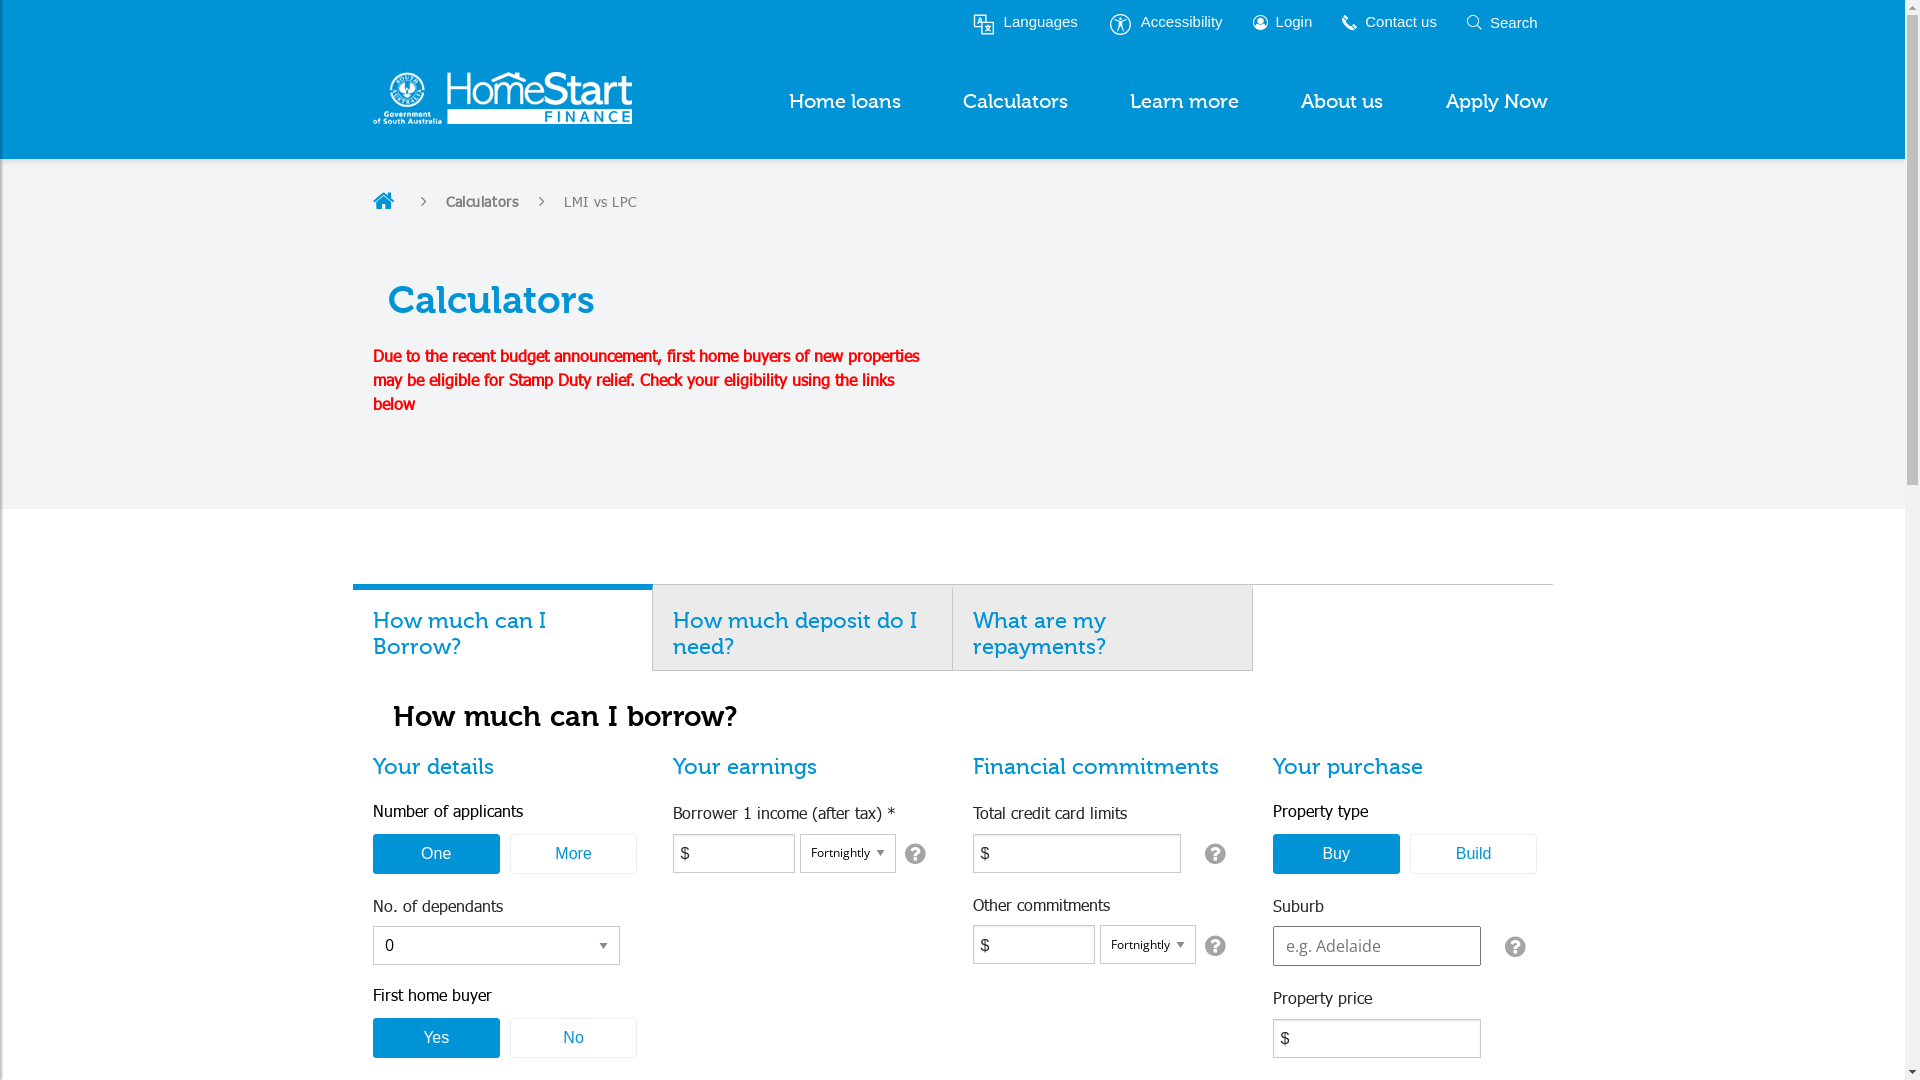  I want to click on 'Home loans', so click(844, 101).